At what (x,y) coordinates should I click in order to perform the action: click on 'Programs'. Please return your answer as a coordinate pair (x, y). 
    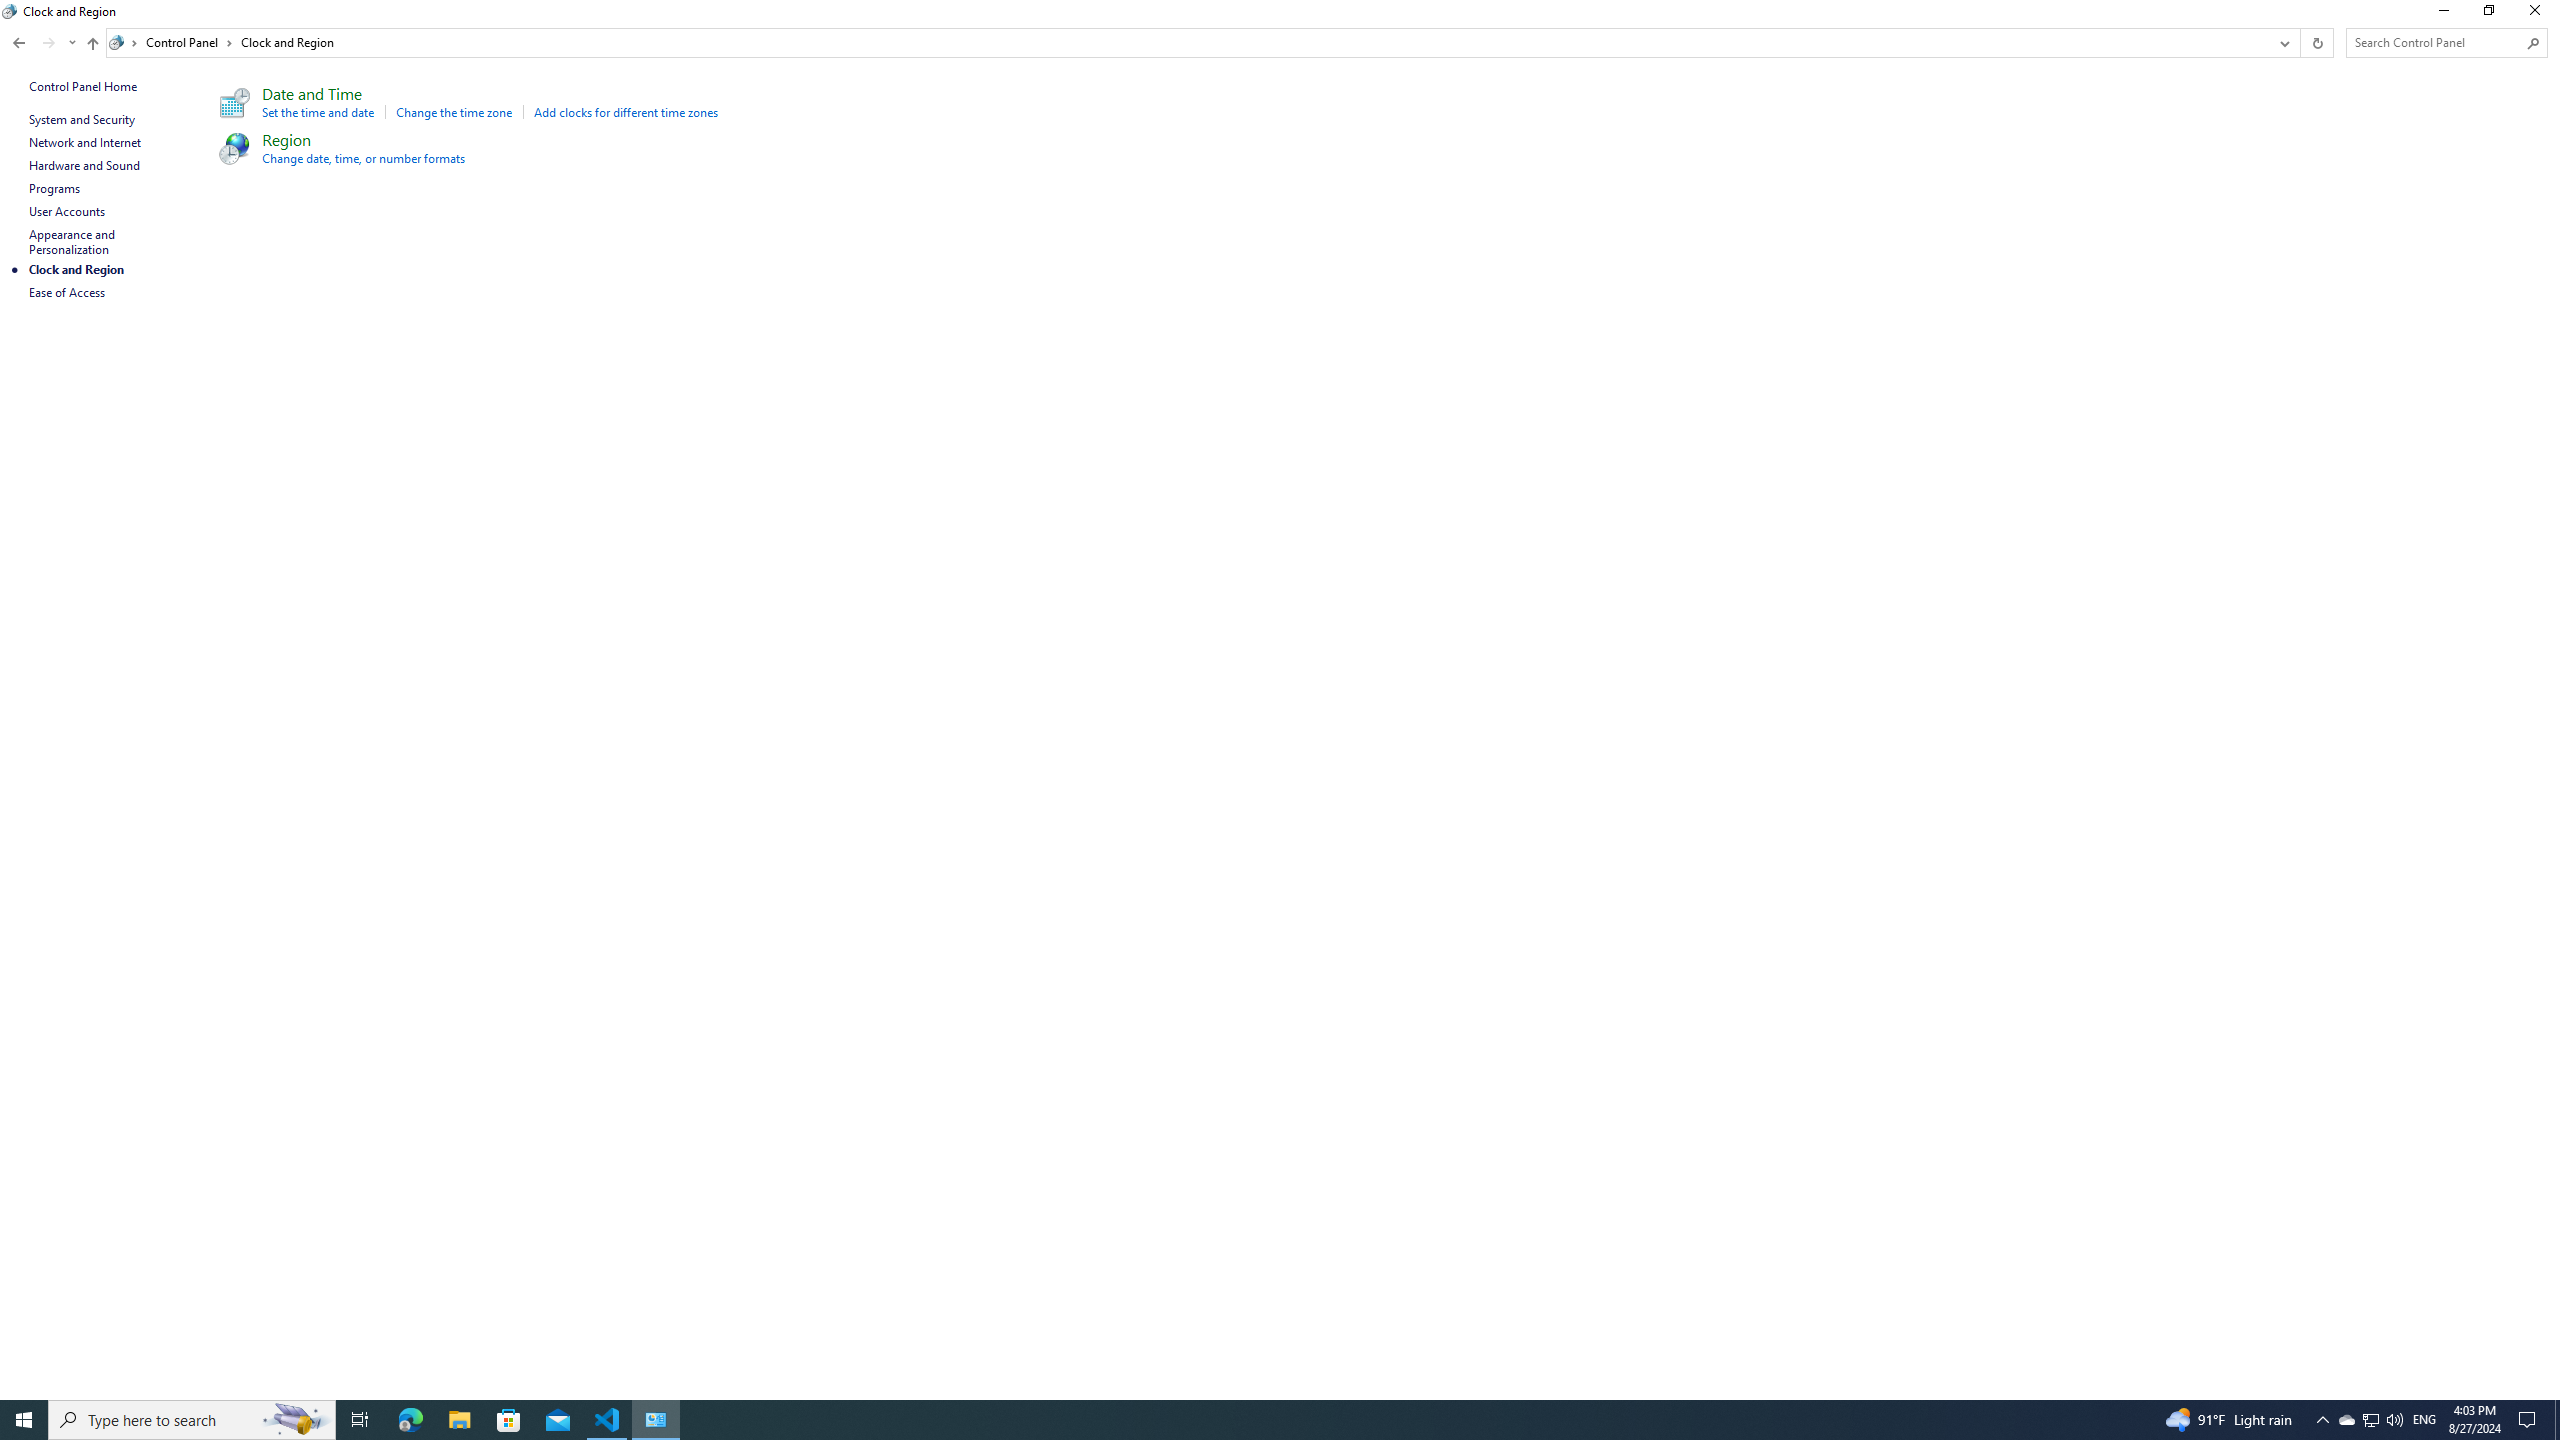
    Looking at the image, I should click on (54, 187).